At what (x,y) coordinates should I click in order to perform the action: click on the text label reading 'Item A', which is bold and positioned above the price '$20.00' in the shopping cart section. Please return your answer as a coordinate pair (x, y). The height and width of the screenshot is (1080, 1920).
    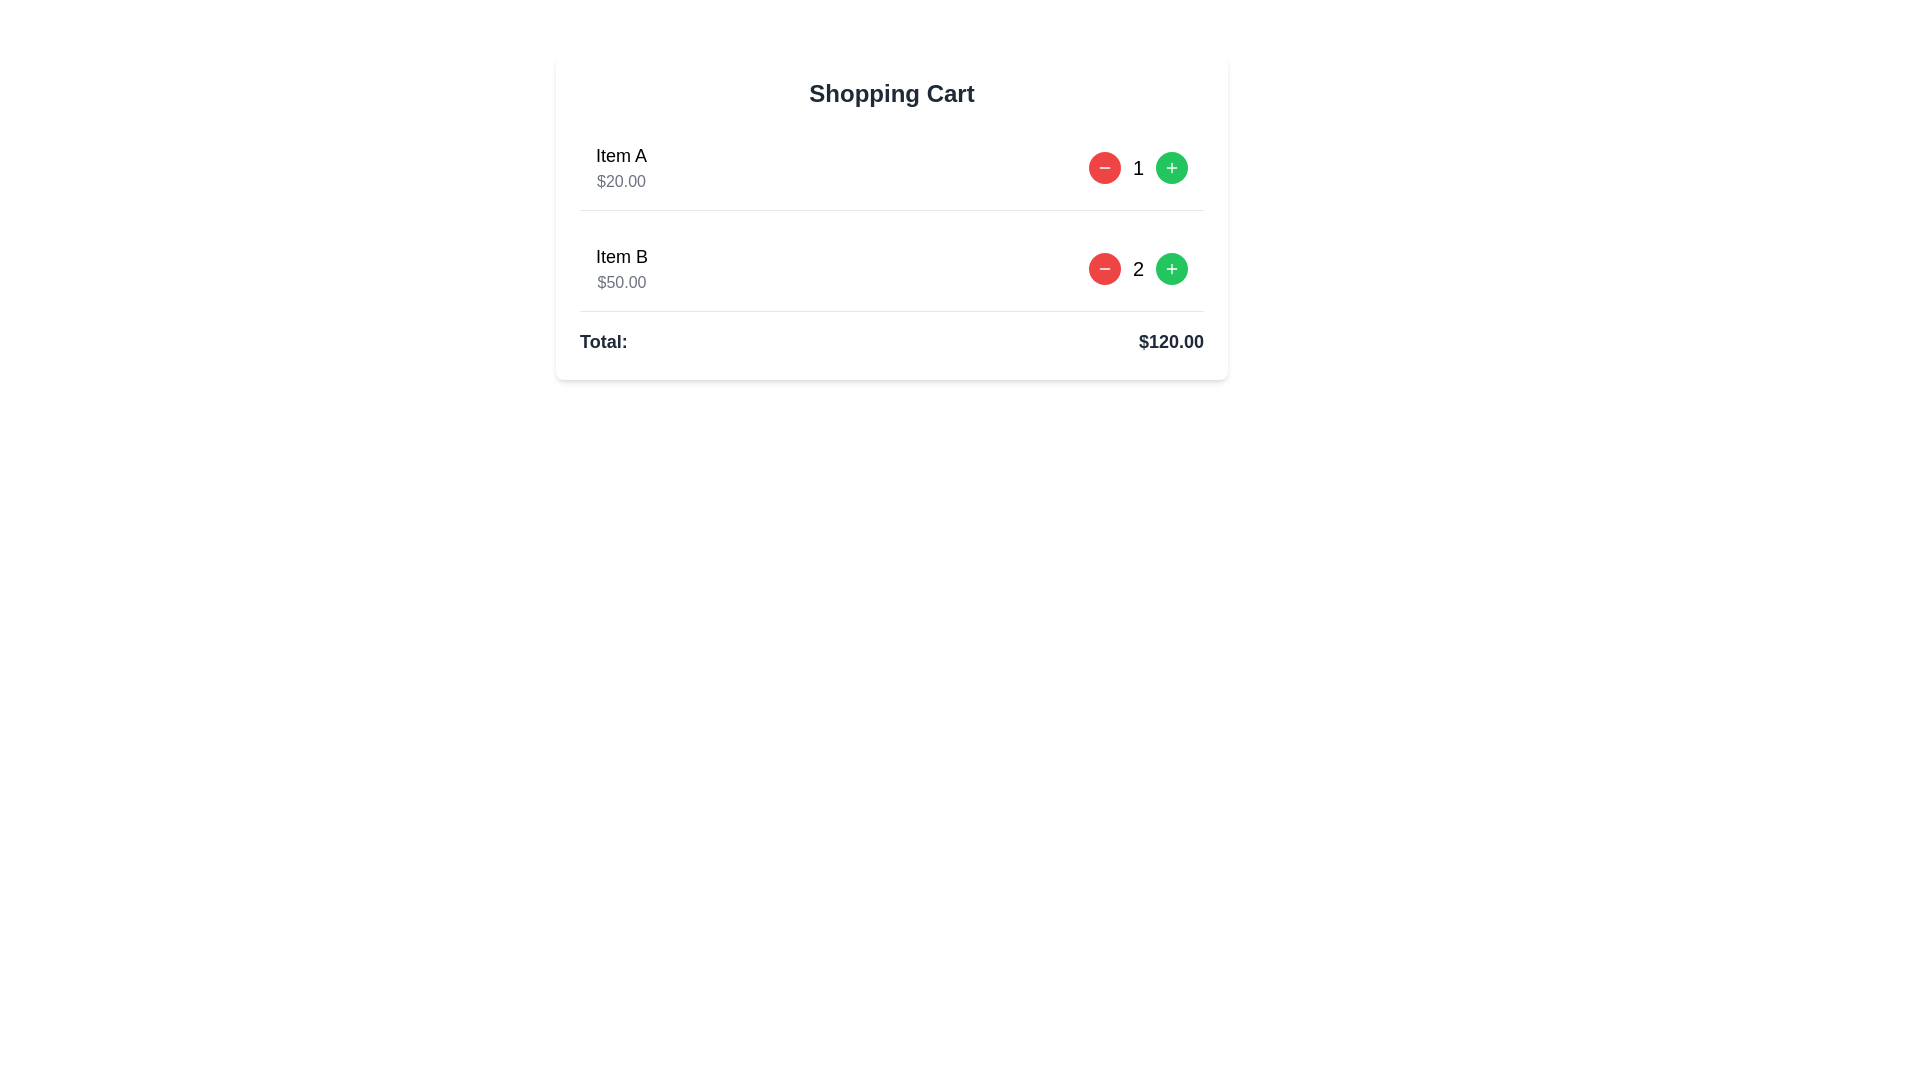
    Looking at the image, I should click on (620, 154).